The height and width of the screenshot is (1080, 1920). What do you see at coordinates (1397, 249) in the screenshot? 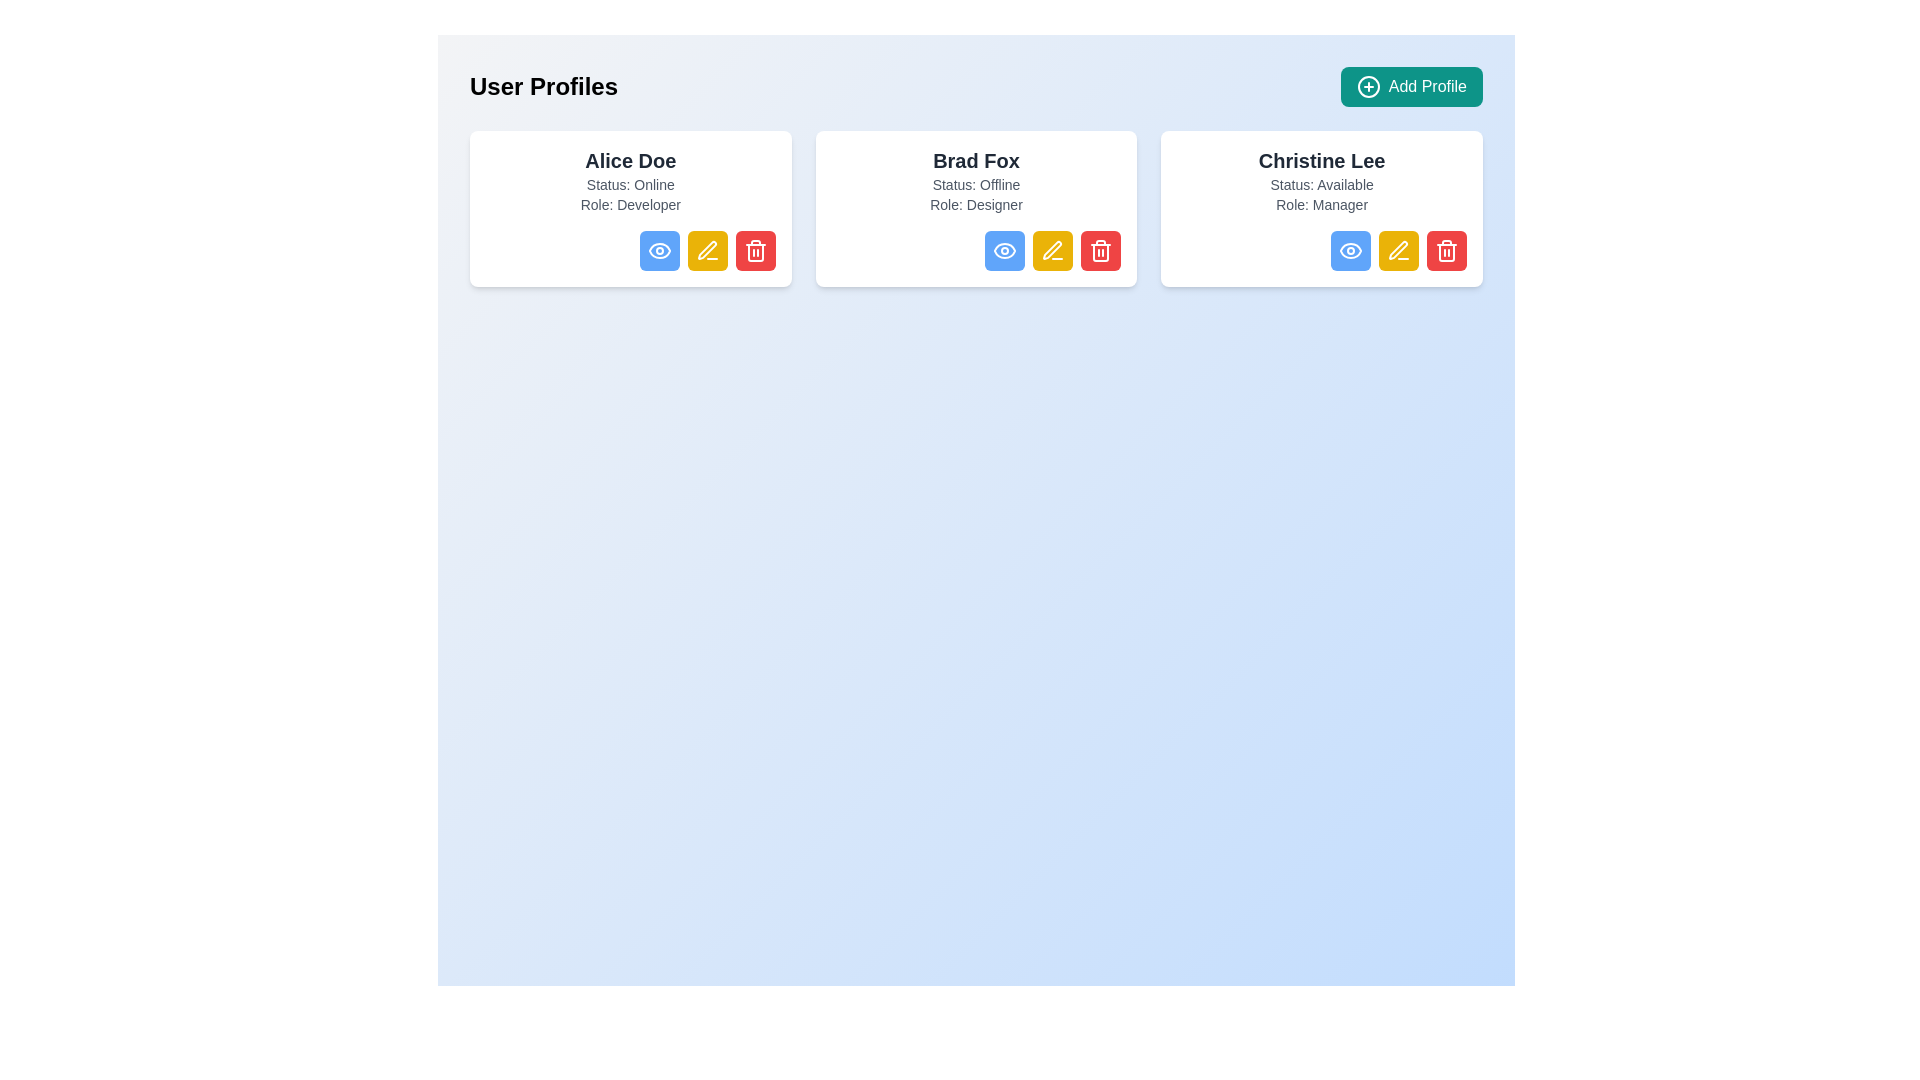
I see `the bright yellow button with a pen icon, which is the second button from the right in a row of action buttons at the bottom-right of the profile card` at bounding box center [1397, 249].